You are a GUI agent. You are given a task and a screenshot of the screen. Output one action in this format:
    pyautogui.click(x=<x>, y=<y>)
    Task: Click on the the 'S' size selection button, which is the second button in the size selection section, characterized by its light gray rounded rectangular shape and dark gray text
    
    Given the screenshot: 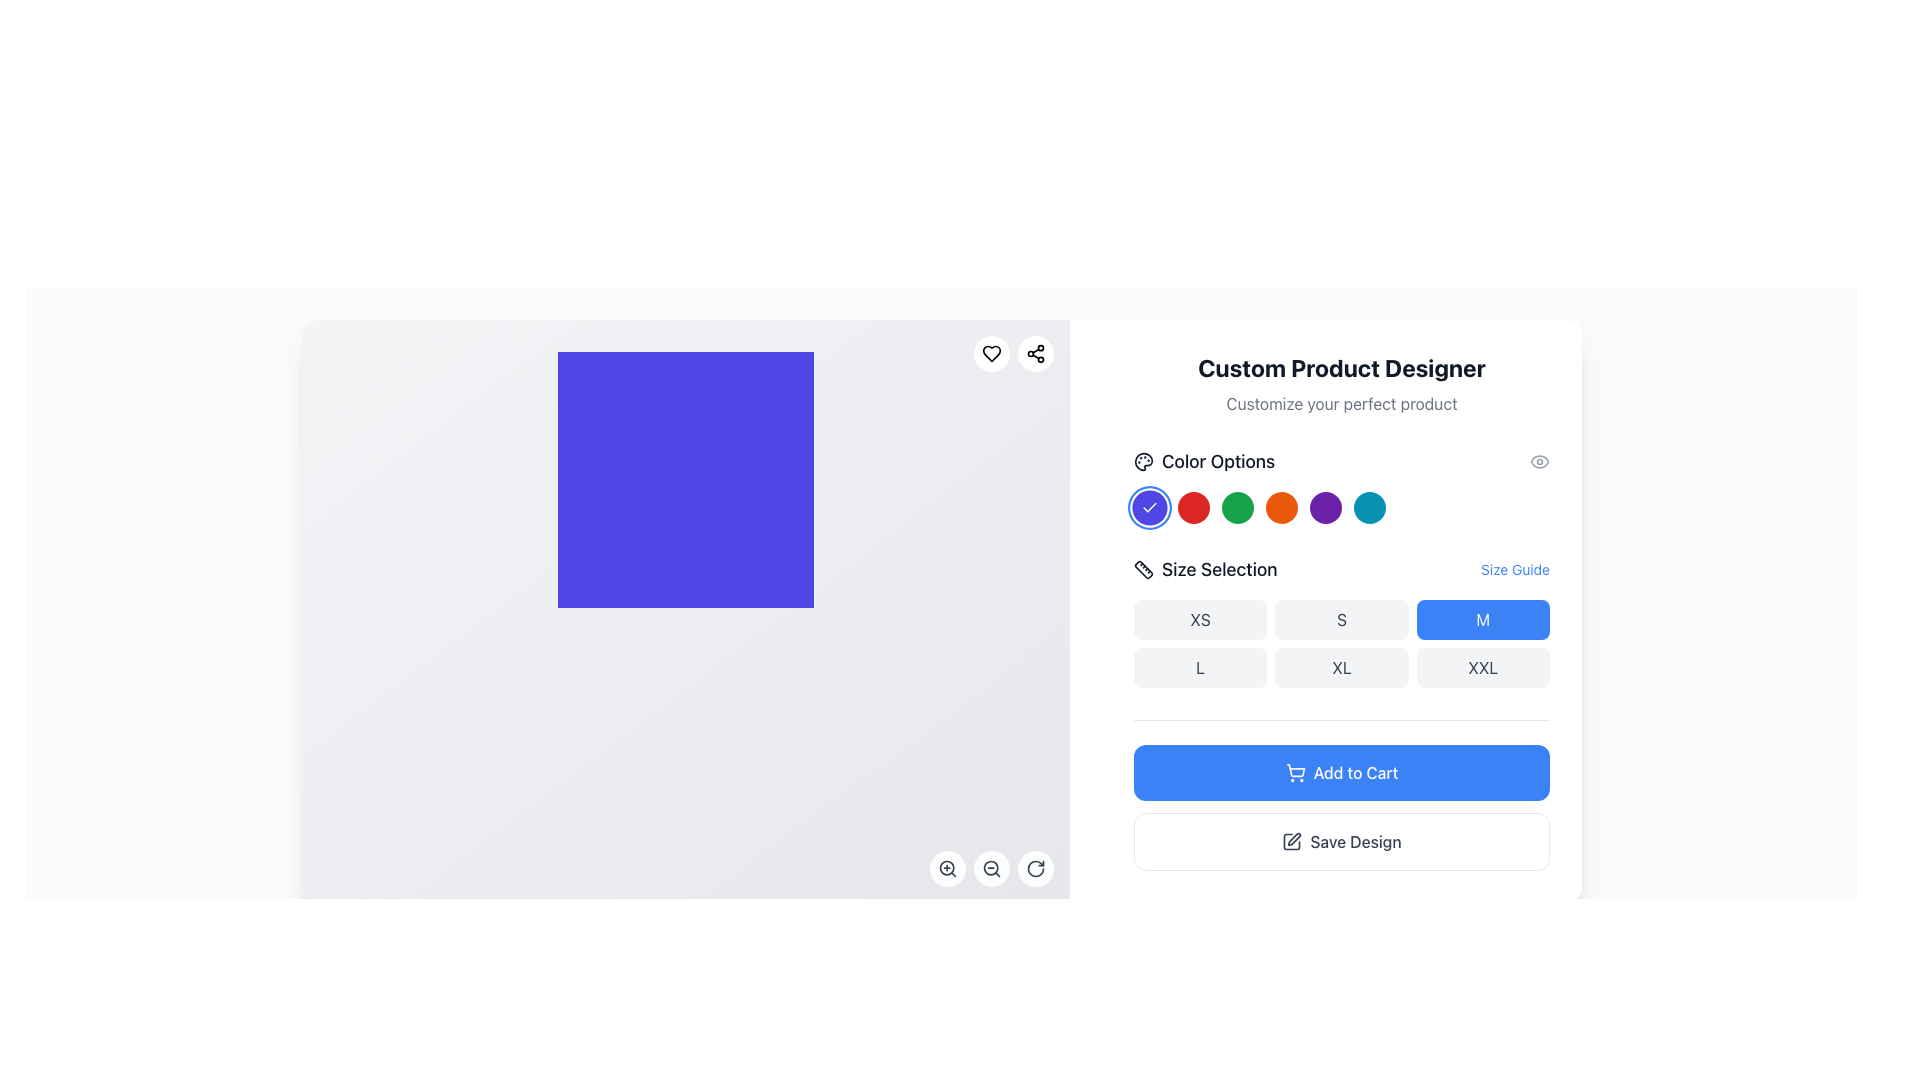 What is the action you would take?
    pyautogui.click(x=1340, y=619)
    